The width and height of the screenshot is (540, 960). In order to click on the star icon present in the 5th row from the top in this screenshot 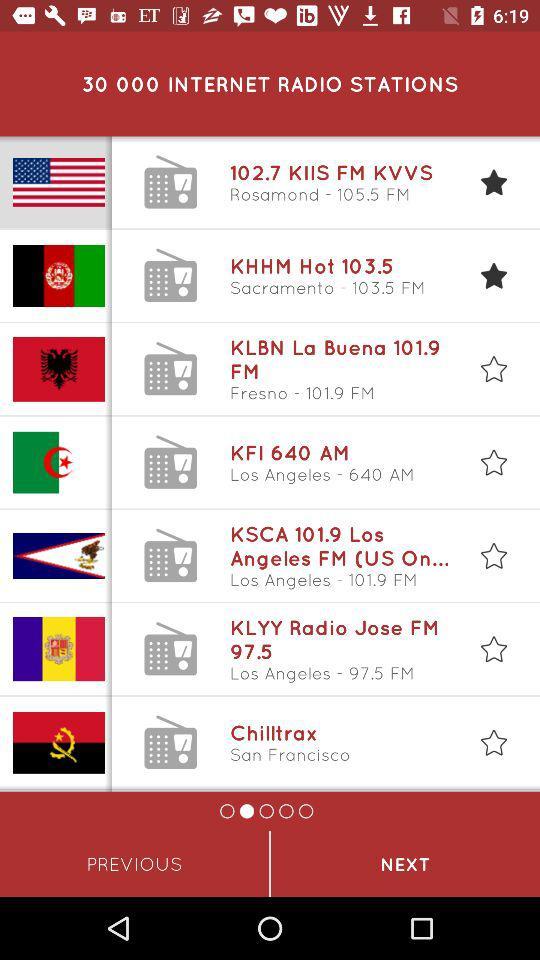, I will do `click(492, 556)`.